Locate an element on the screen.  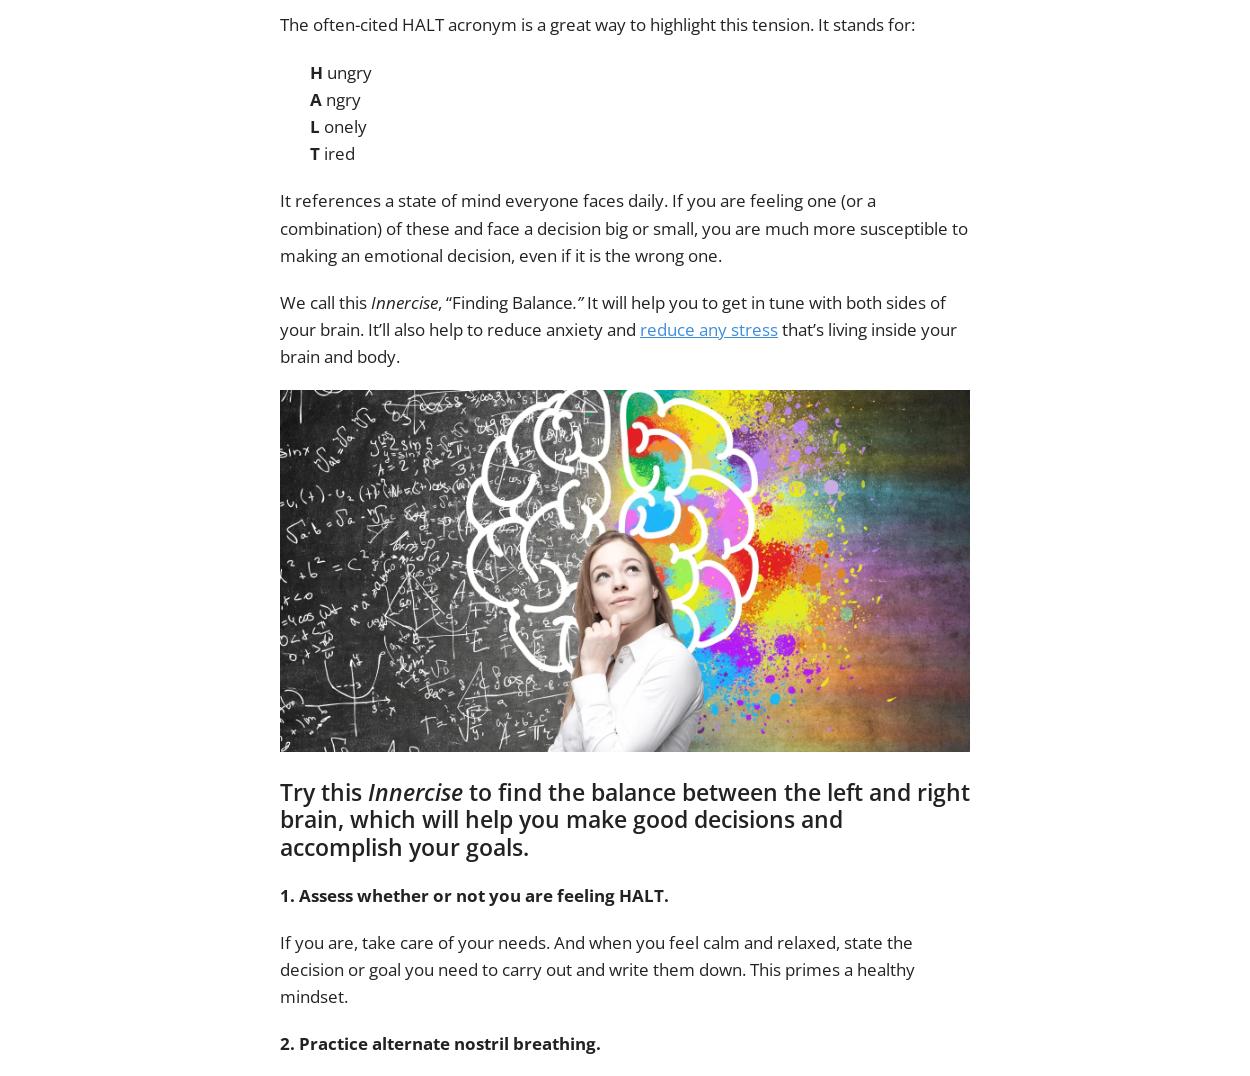
'It will help you to get in tune with both sides of your brain. It’ll also help to reduce anxiety and' is located at coordinates (612, 315).